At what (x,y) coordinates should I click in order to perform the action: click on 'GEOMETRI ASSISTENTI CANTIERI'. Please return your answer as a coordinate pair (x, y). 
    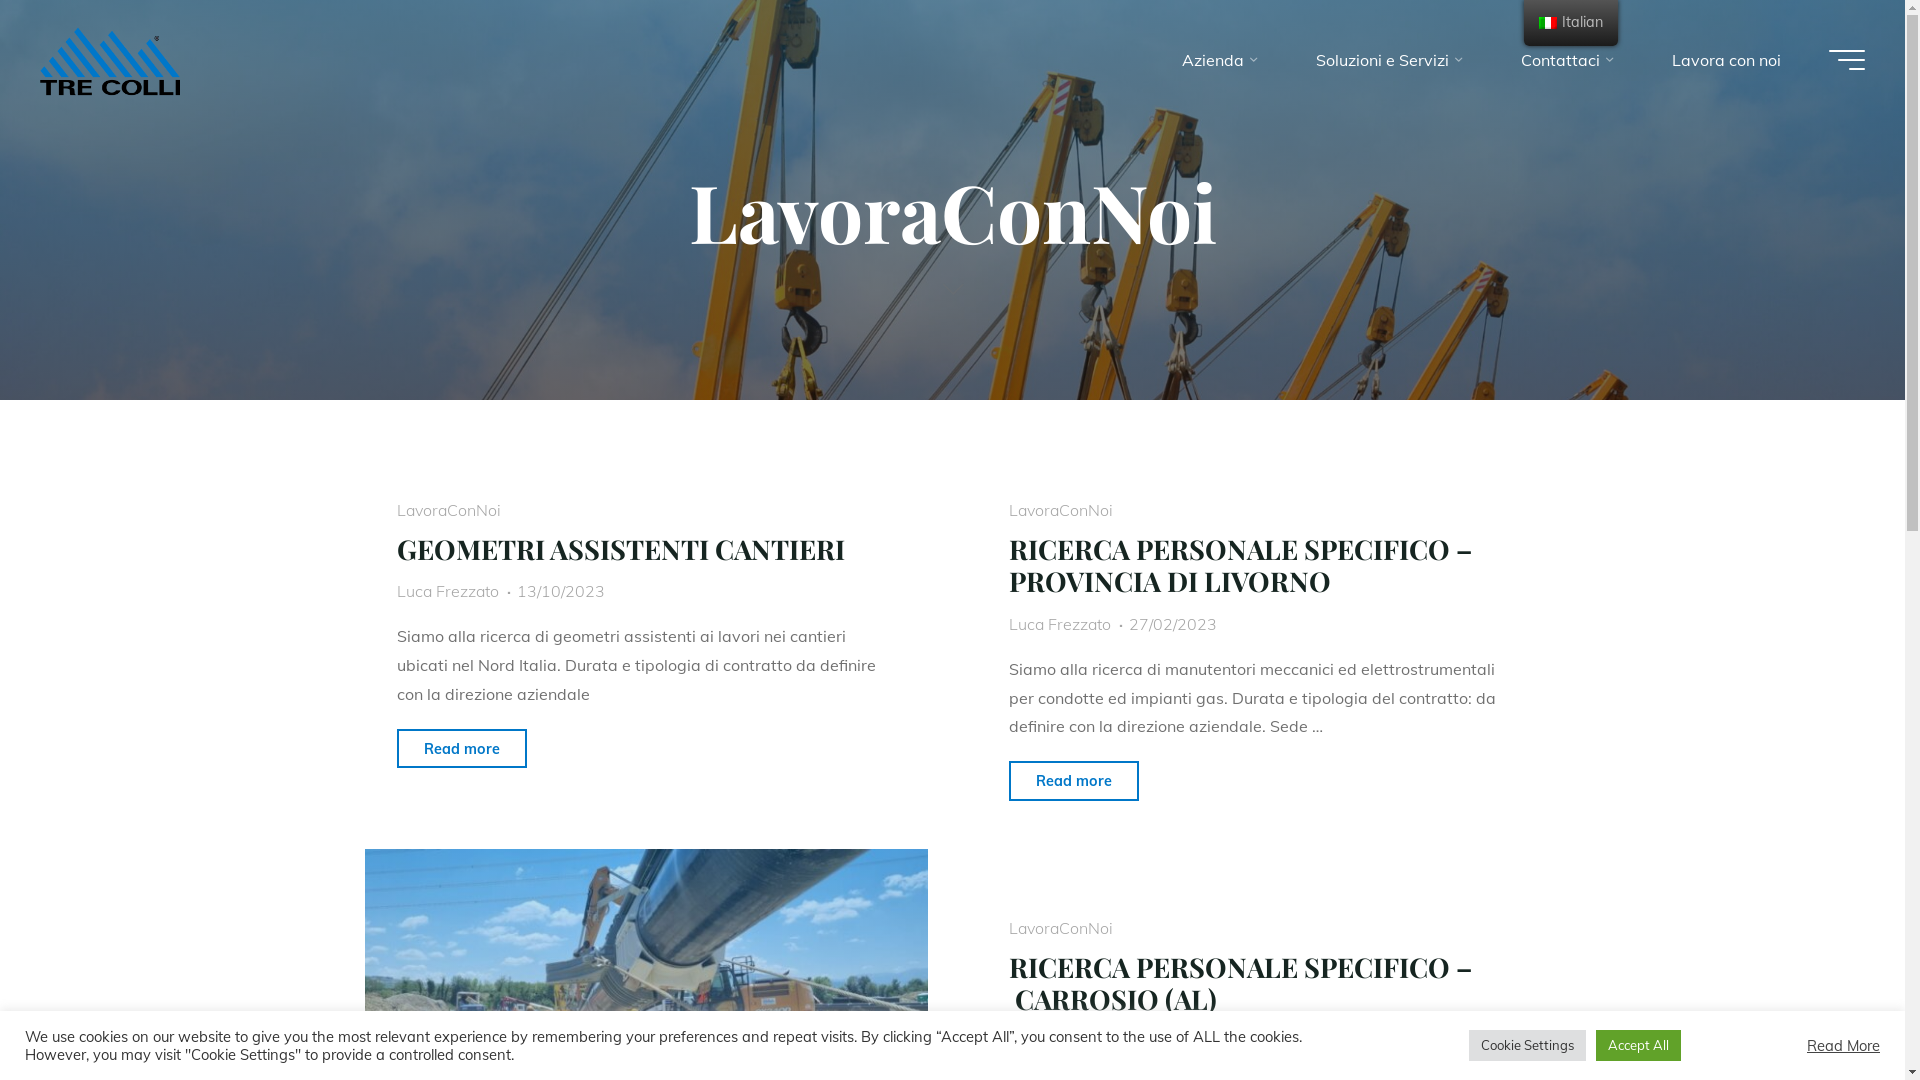
    Looking at the image, I should click on (619, 548).